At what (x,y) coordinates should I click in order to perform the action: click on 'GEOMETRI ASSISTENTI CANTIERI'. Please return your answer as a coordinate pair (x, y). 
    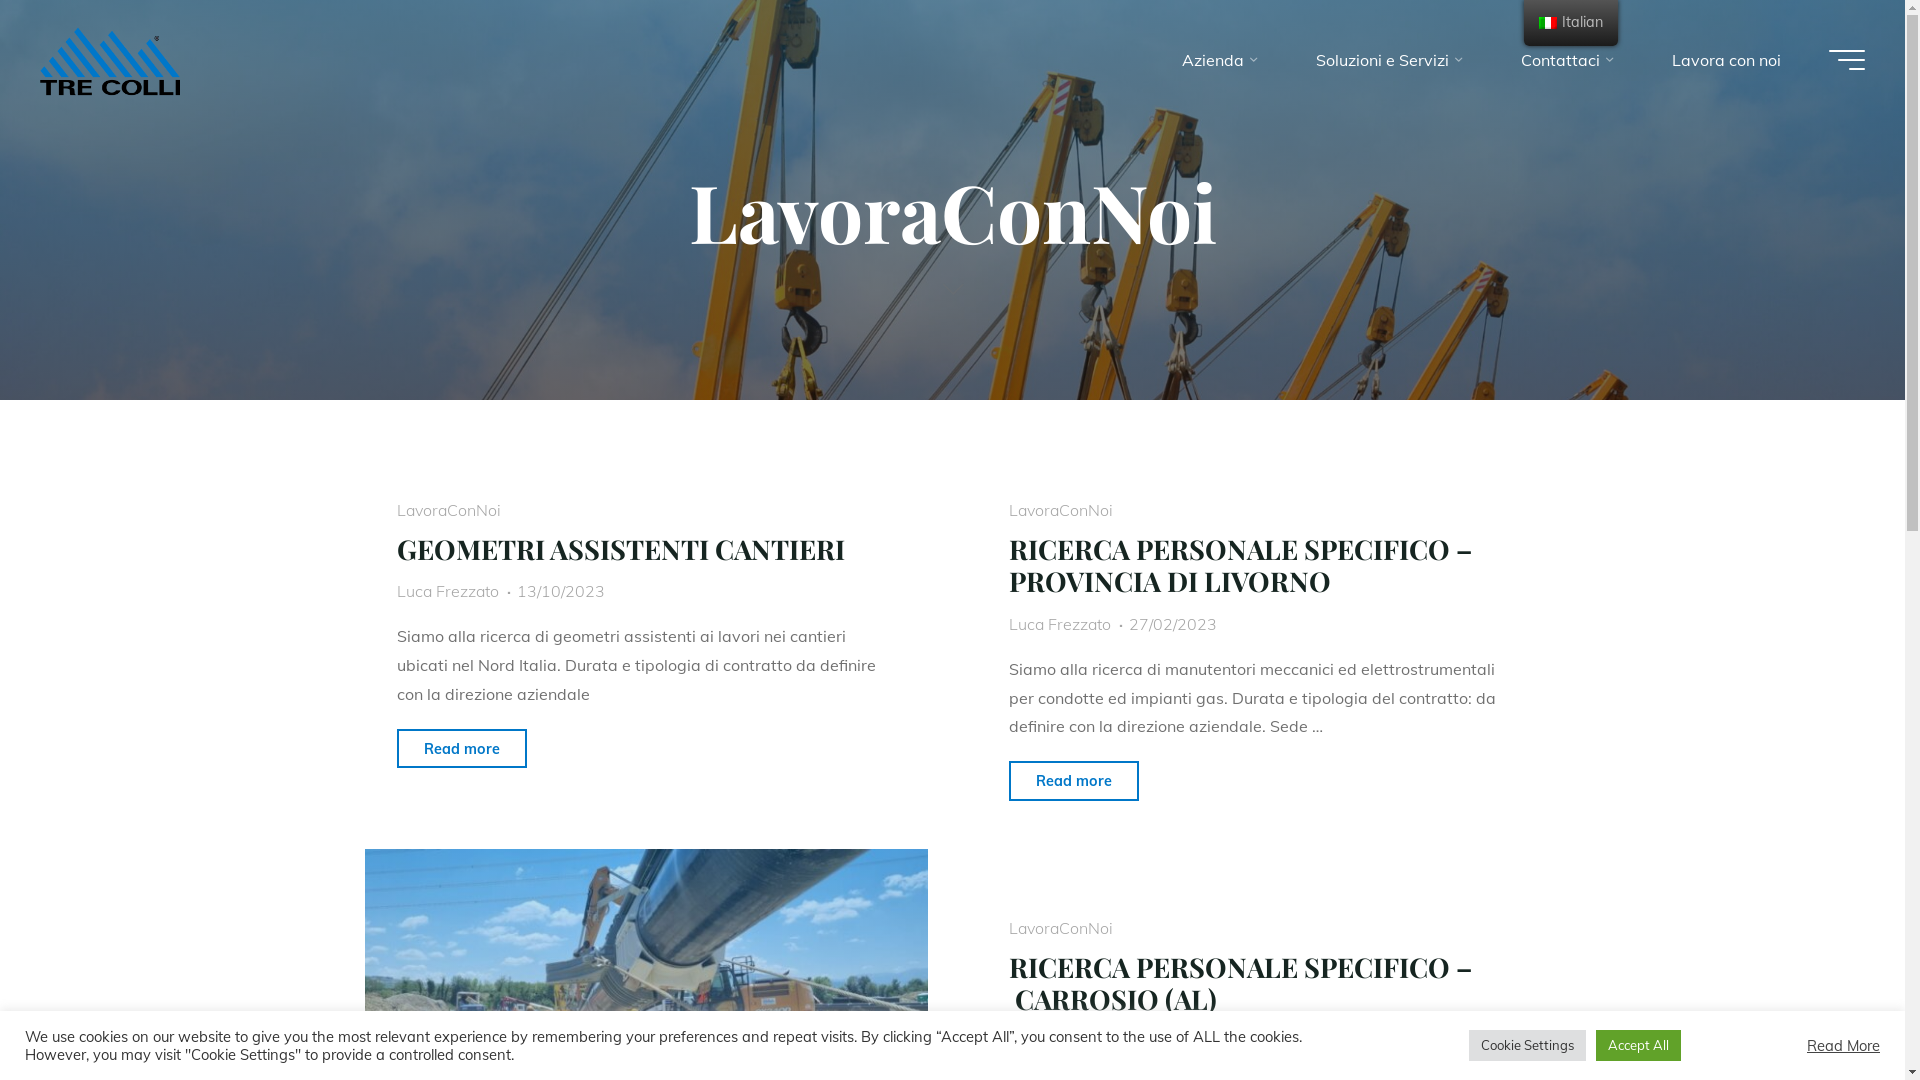
    Looking at the image, I should click on (619, 548).